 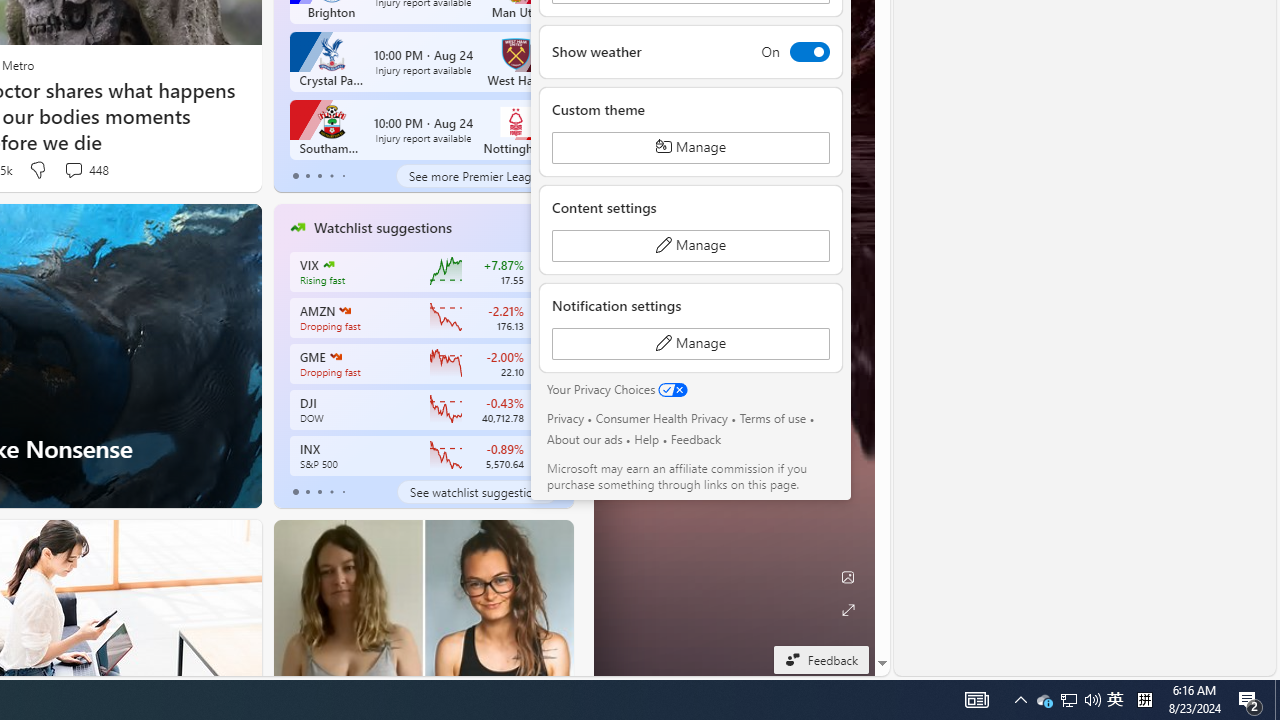 What do you see at coordinates (475, 175) in the screenshot?
I see `'See more Premier League'` at bounding box center [475, 175].